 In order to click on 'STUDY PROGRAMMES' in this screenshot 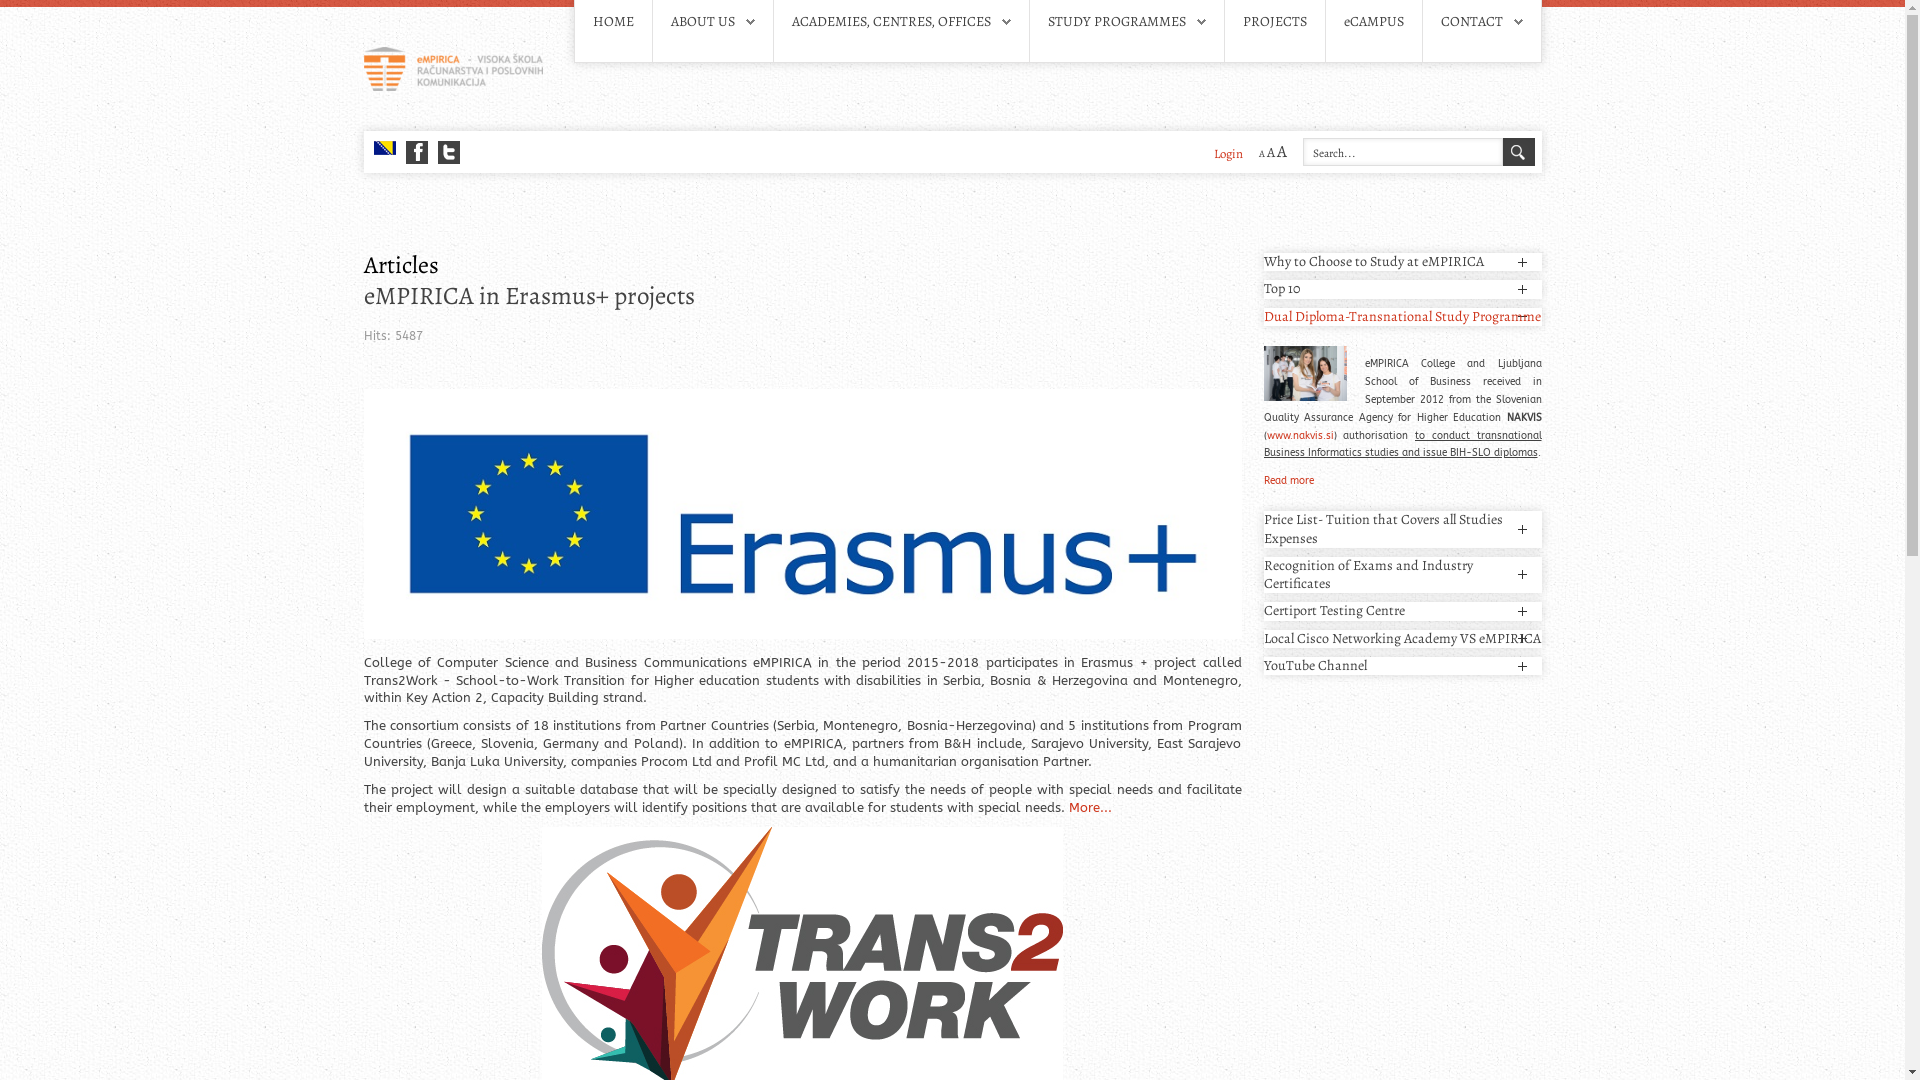, I will do `click(1116, 21)`.